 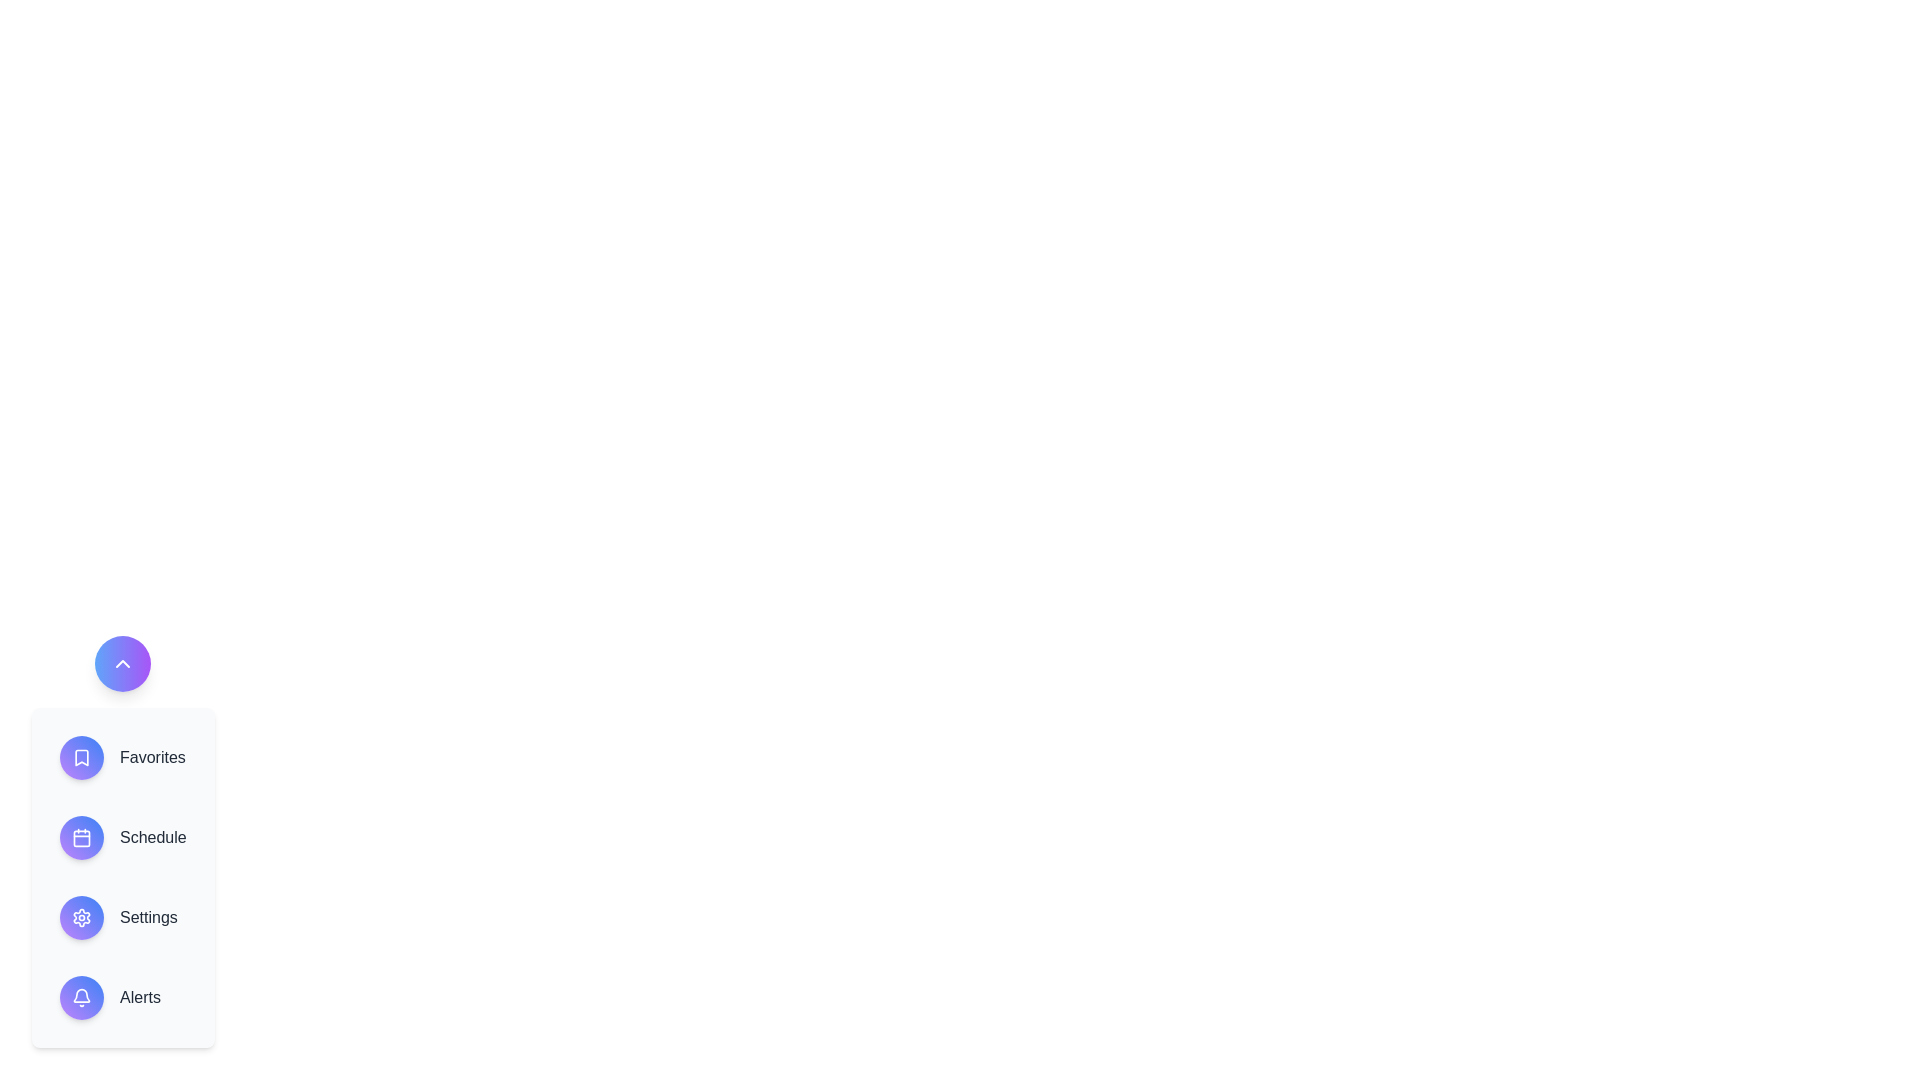 What do you see at coordinates (122, 998) in the screenshot?
I see `the 'Alerts' option in the menu` at bounding box center [122, 998].